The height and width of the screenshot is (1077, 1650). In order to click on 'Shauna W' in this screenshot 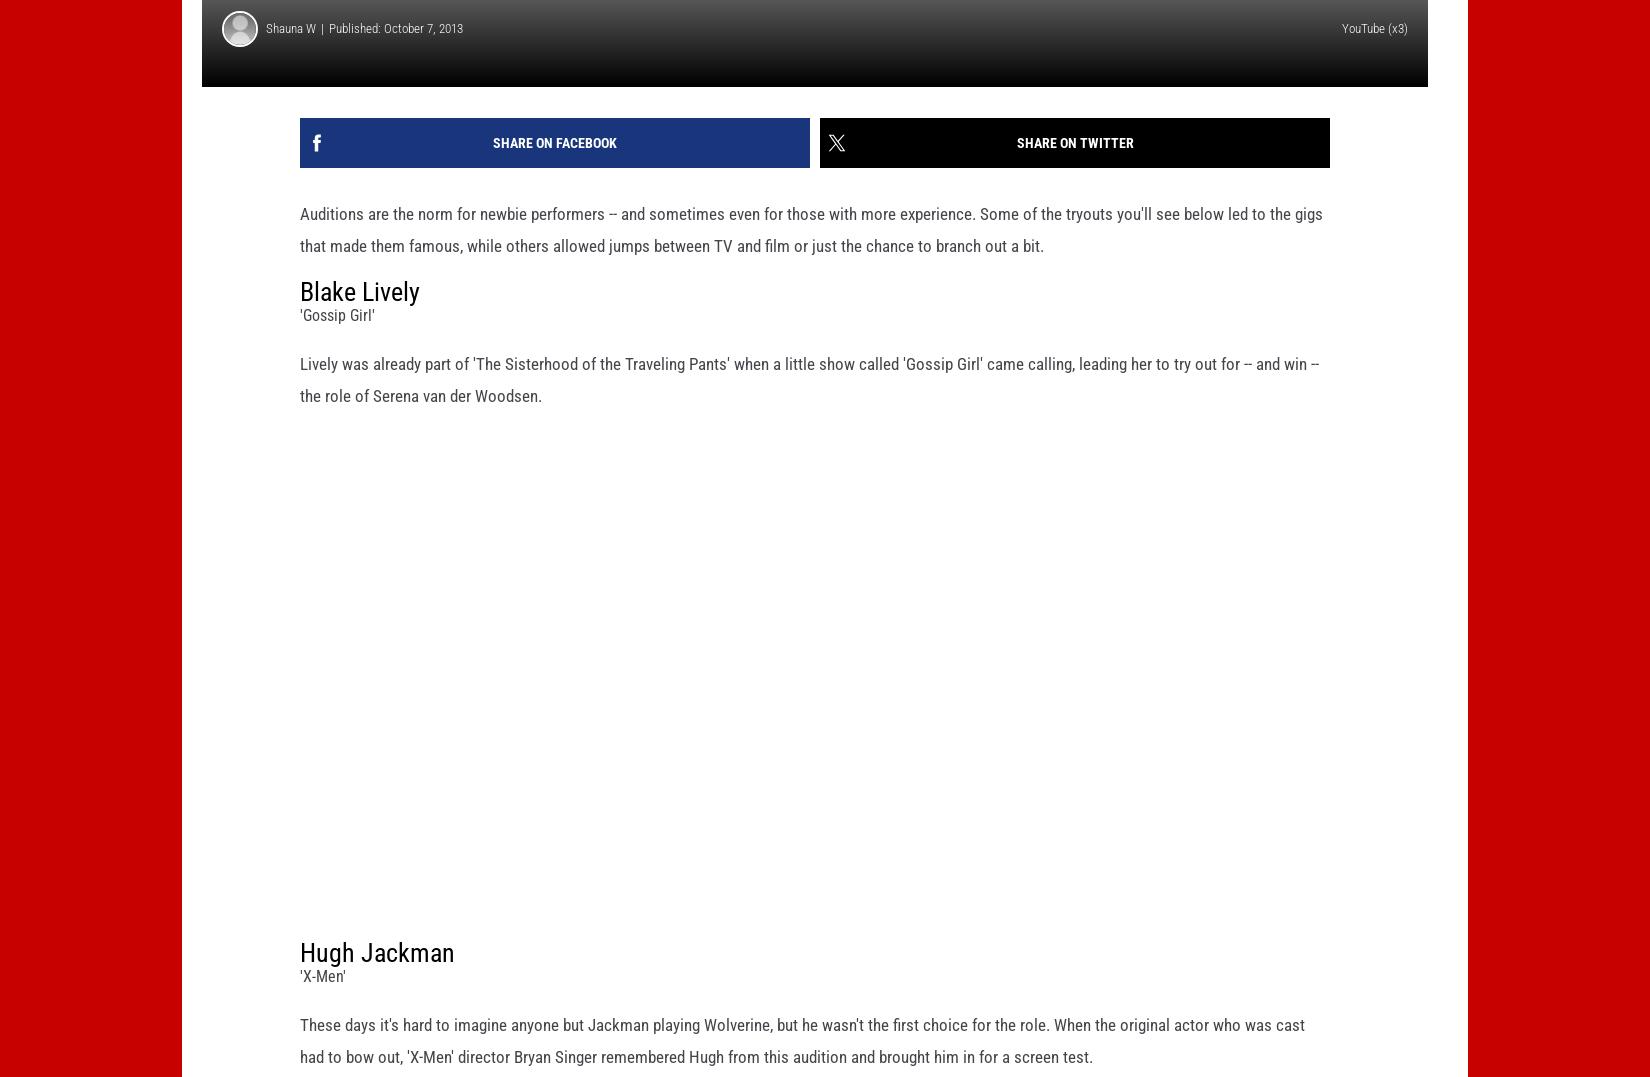, I will do `click(265, 60)`.